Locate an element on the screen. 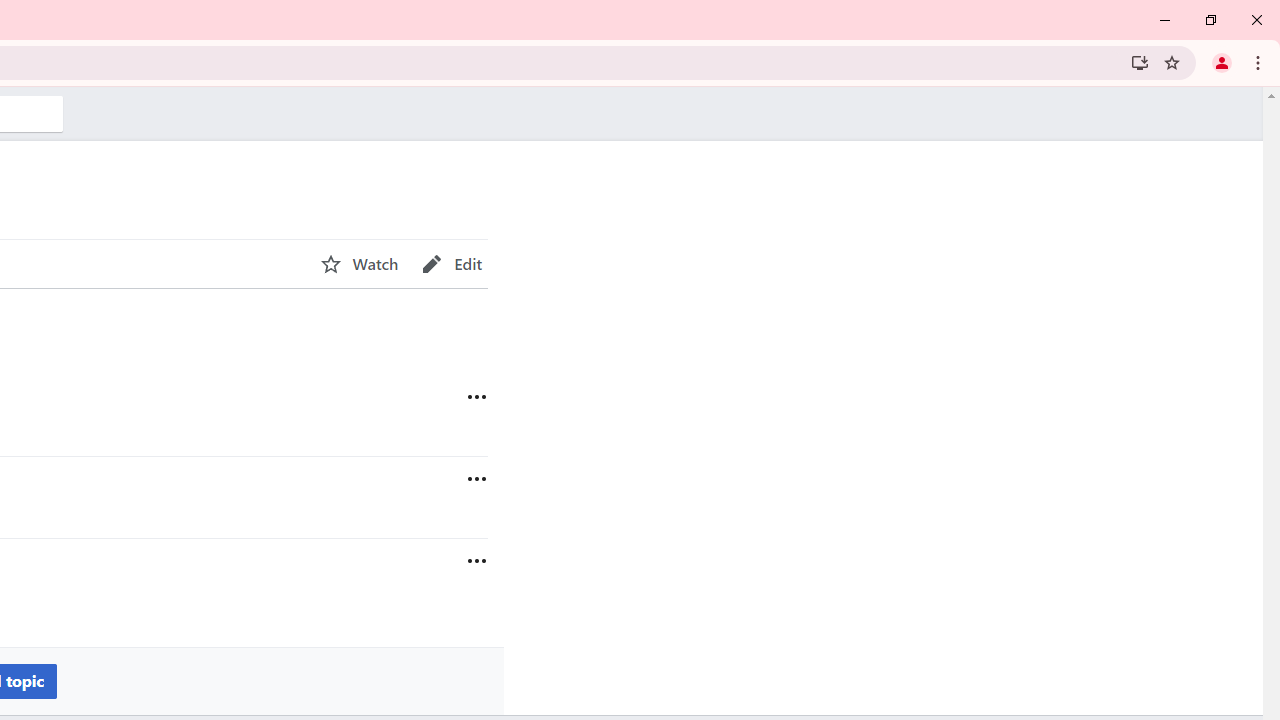 The width and height of the screenshot is (1280, 720). 'Watch' is located at coordinates (359, 263).